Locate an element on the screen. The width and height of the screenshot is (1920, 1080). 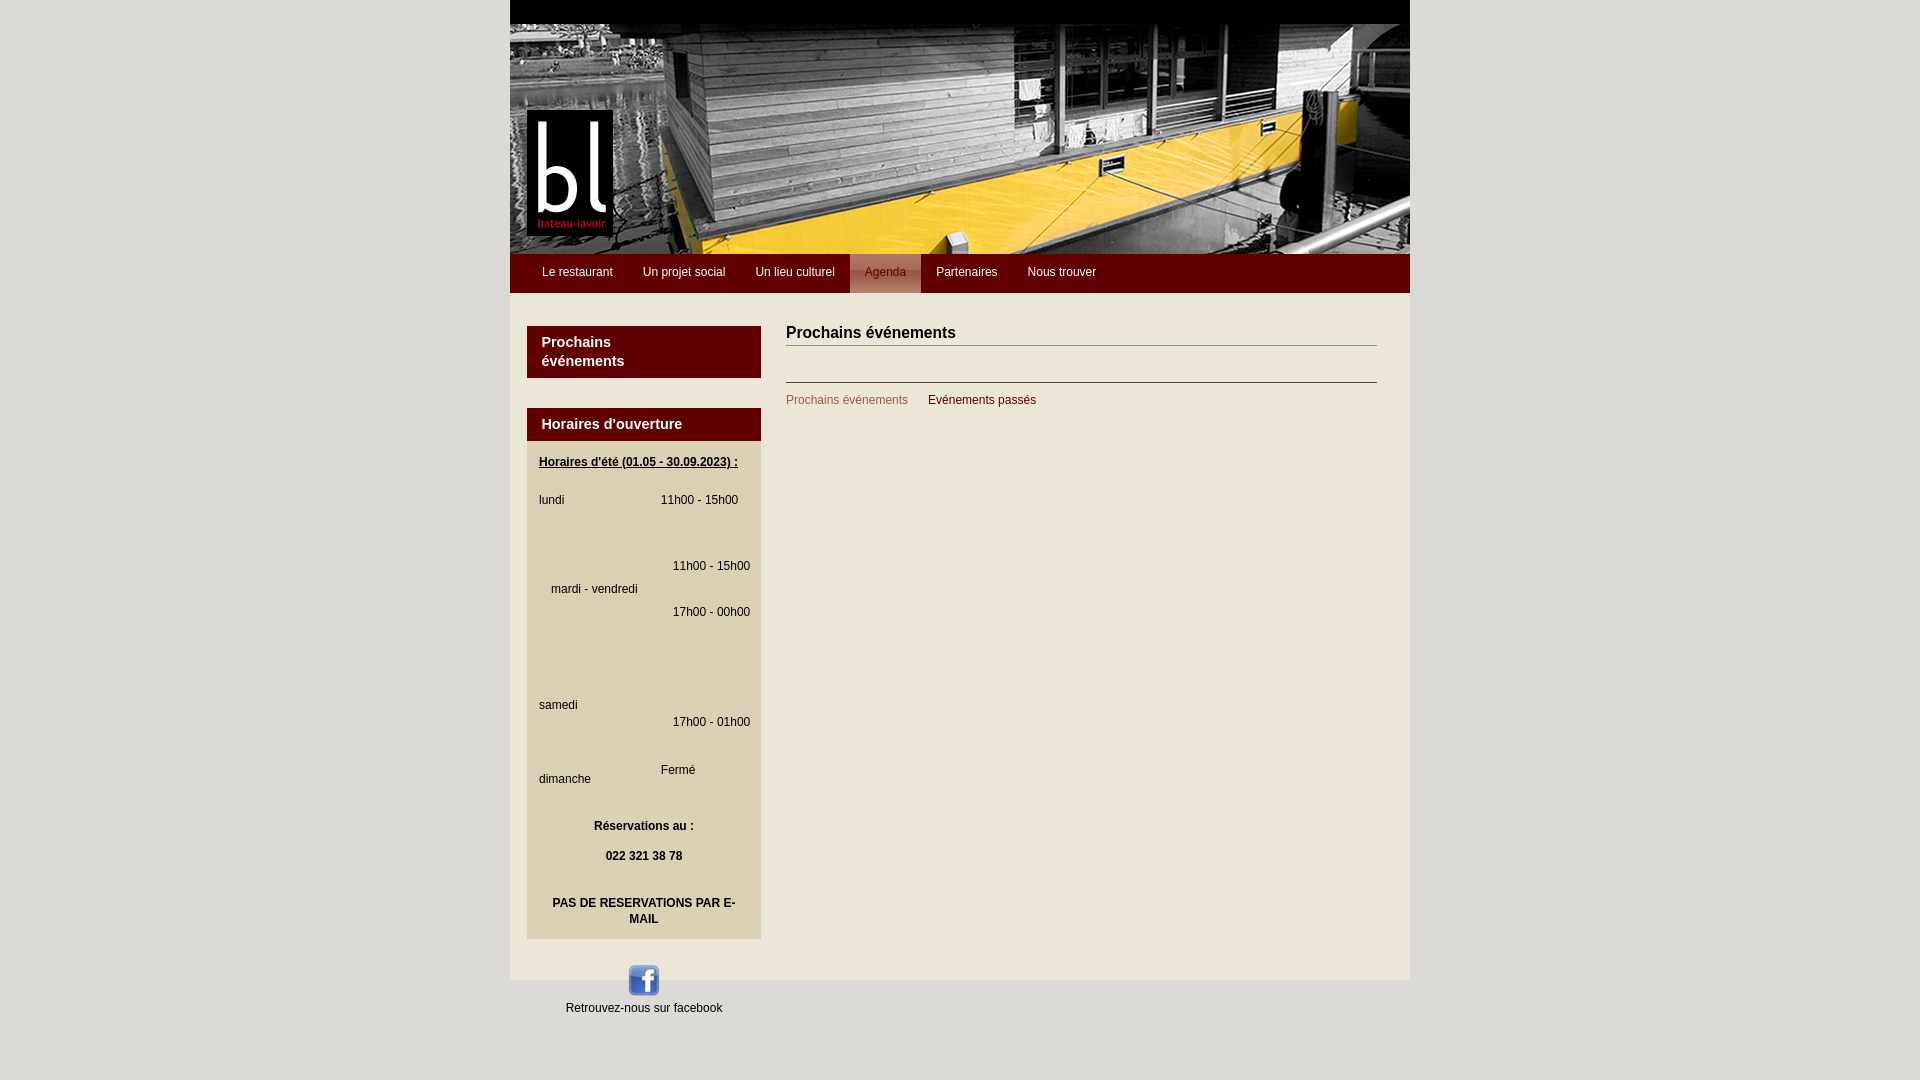
'Un lieu culturel' is located at coordinates (793, 273).